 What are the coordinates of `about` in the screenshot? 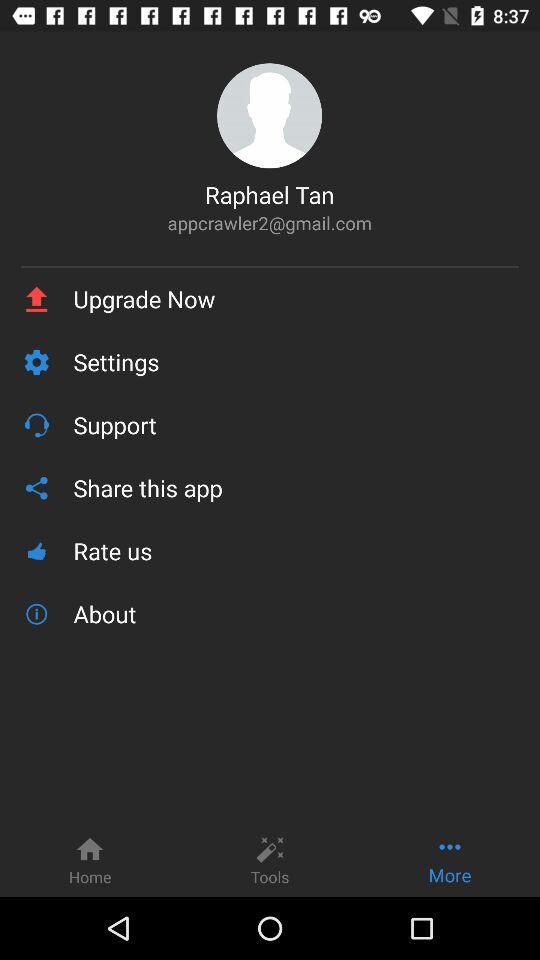 It's located at (295, 613).